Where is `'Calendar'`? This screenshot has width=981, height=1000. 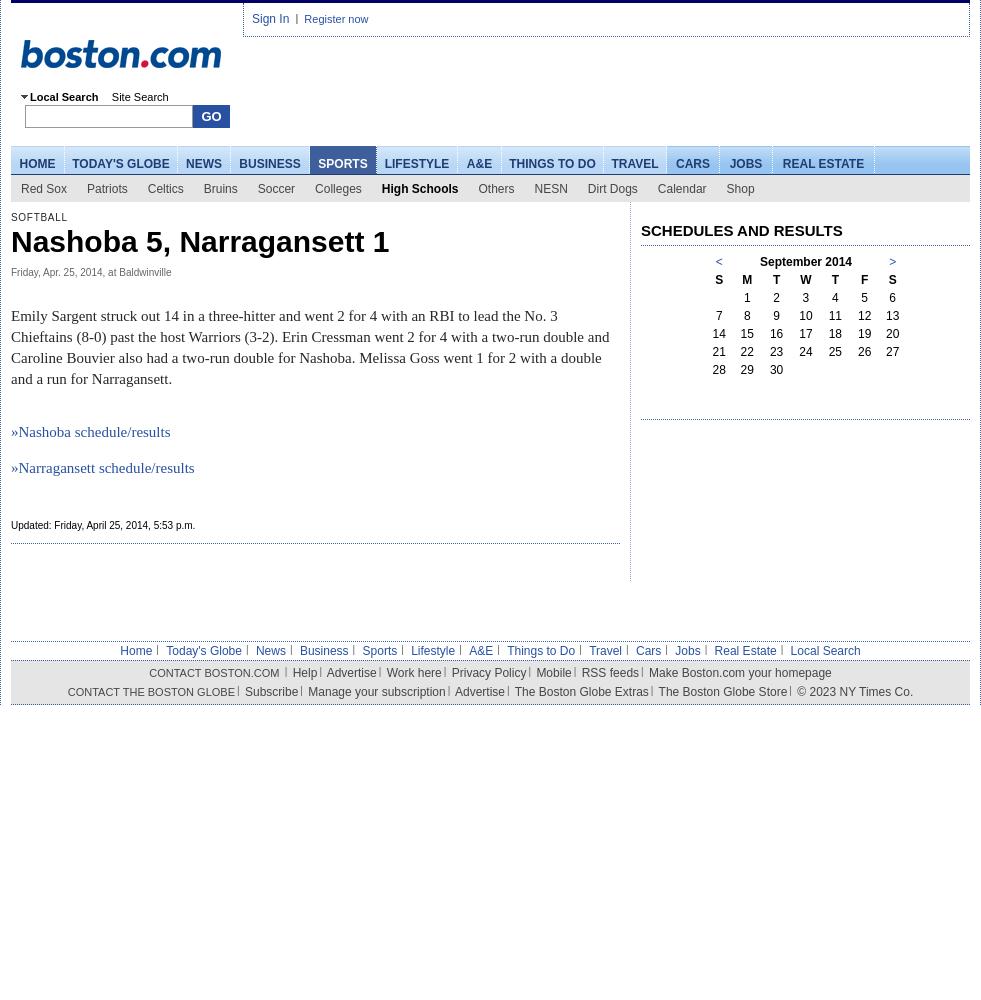
'Calendar' is located at coordinates (681, 188).